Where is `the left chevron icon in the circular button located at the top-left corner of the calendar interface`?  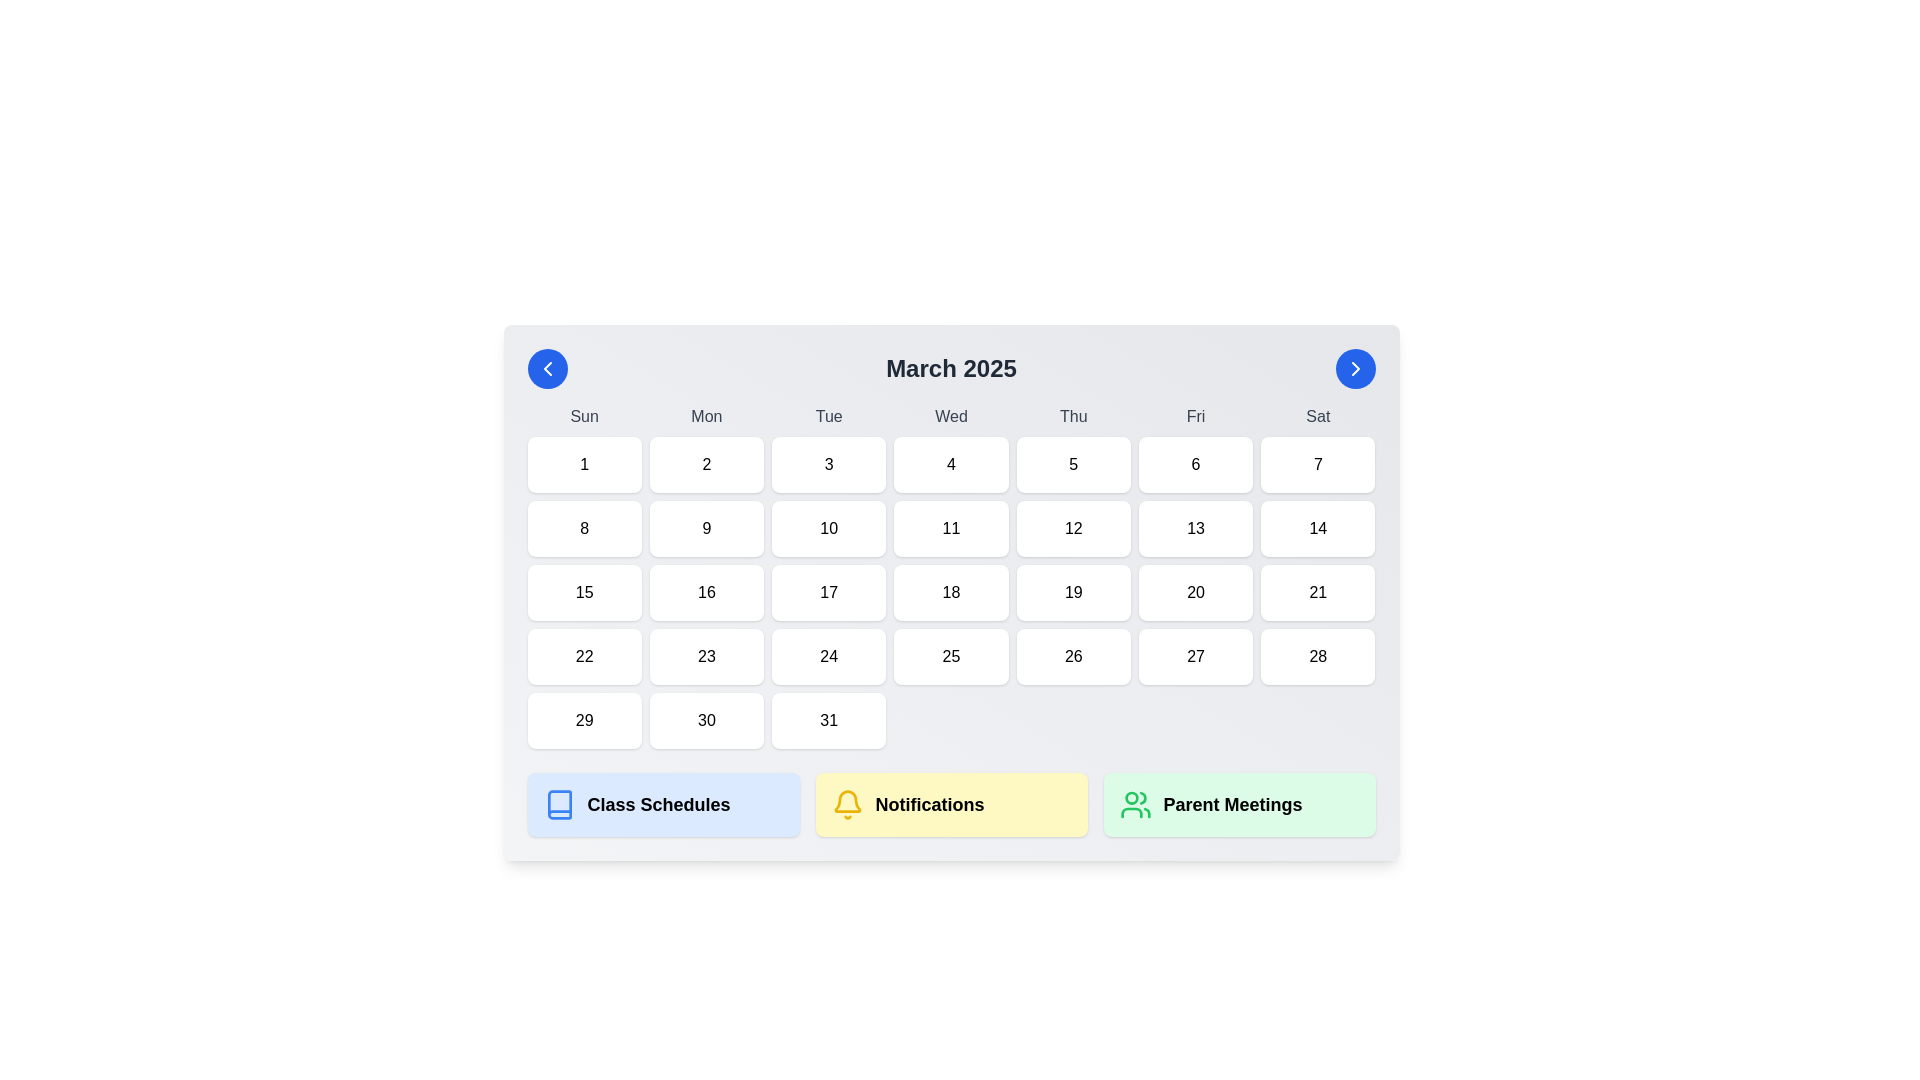 the left chevron icon in the circular button located at the top-left corner of the calendar interface is located at coordinates (547, 369).